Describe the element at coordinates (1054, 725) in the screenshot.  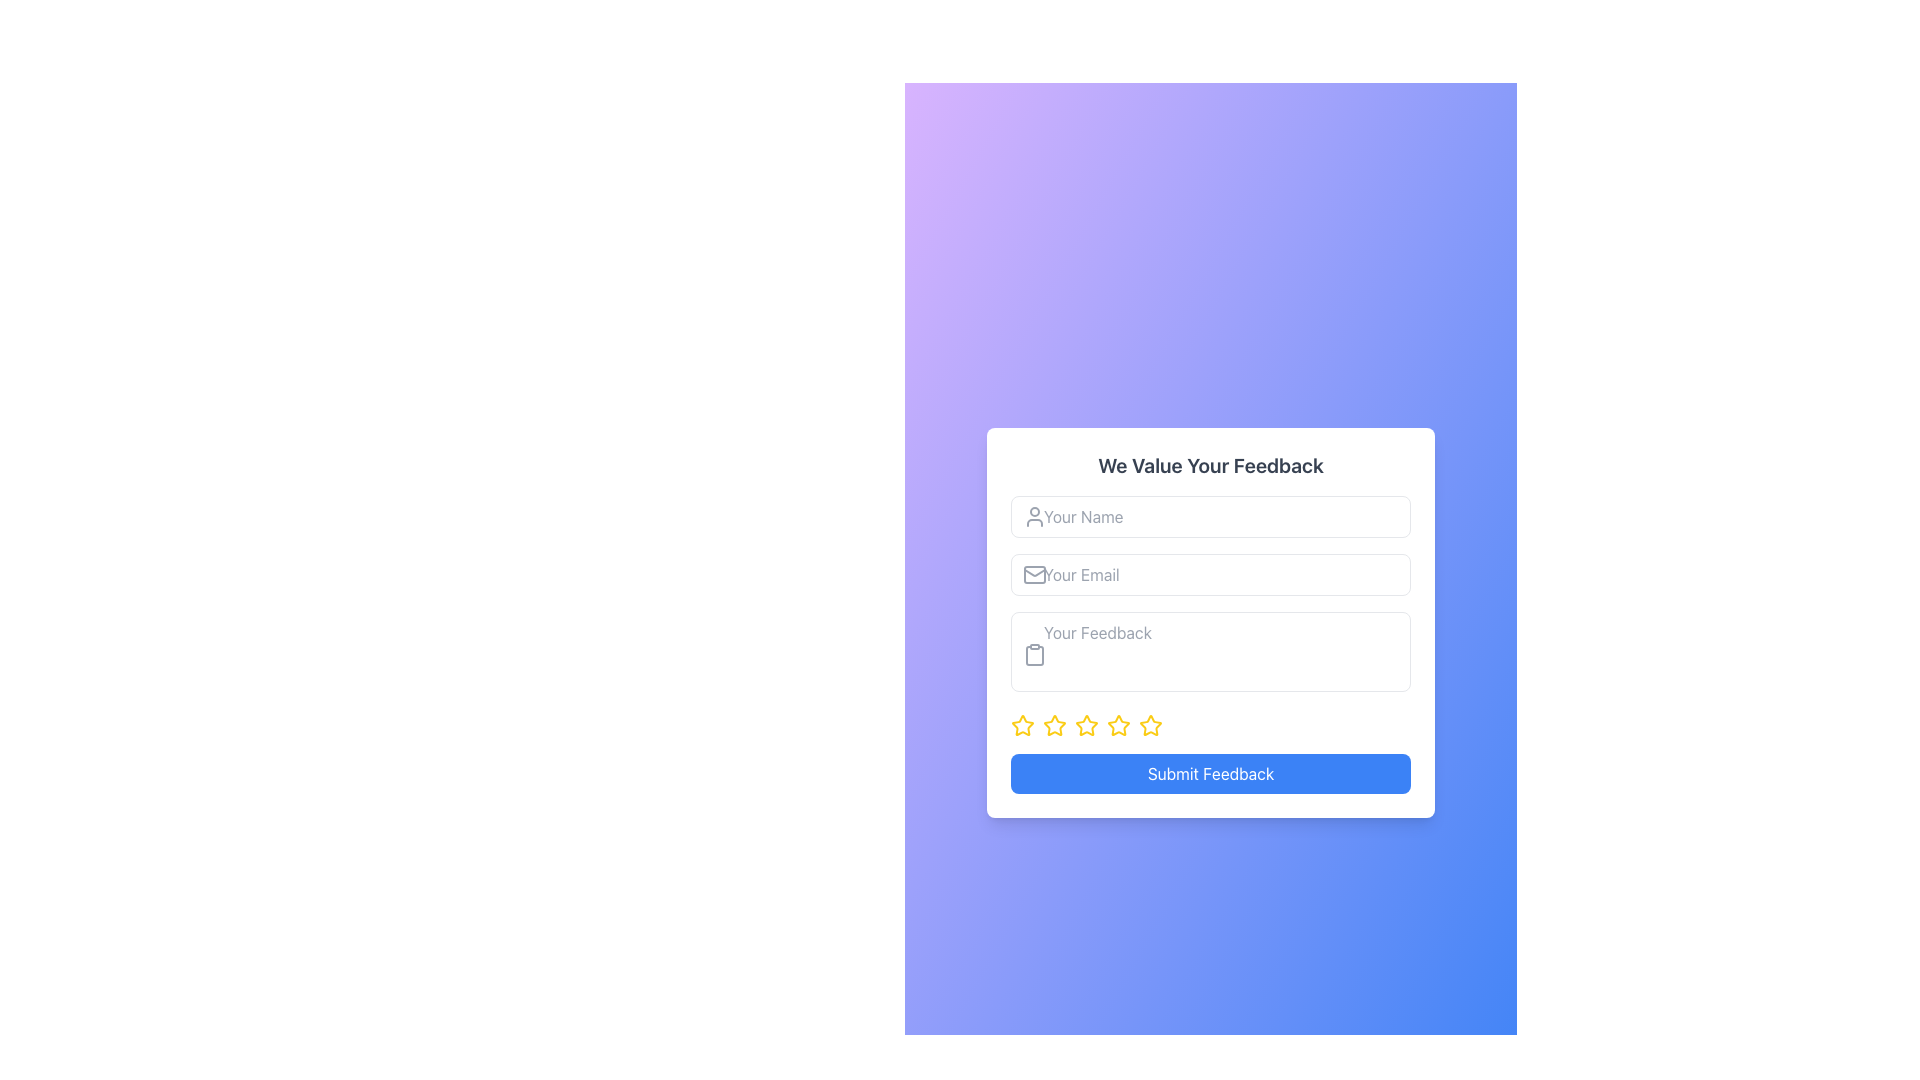
I see `the first star in the row of five stars, located below the 'Your Feedback' text field and above the 'Submit Feedback' button` at that location.